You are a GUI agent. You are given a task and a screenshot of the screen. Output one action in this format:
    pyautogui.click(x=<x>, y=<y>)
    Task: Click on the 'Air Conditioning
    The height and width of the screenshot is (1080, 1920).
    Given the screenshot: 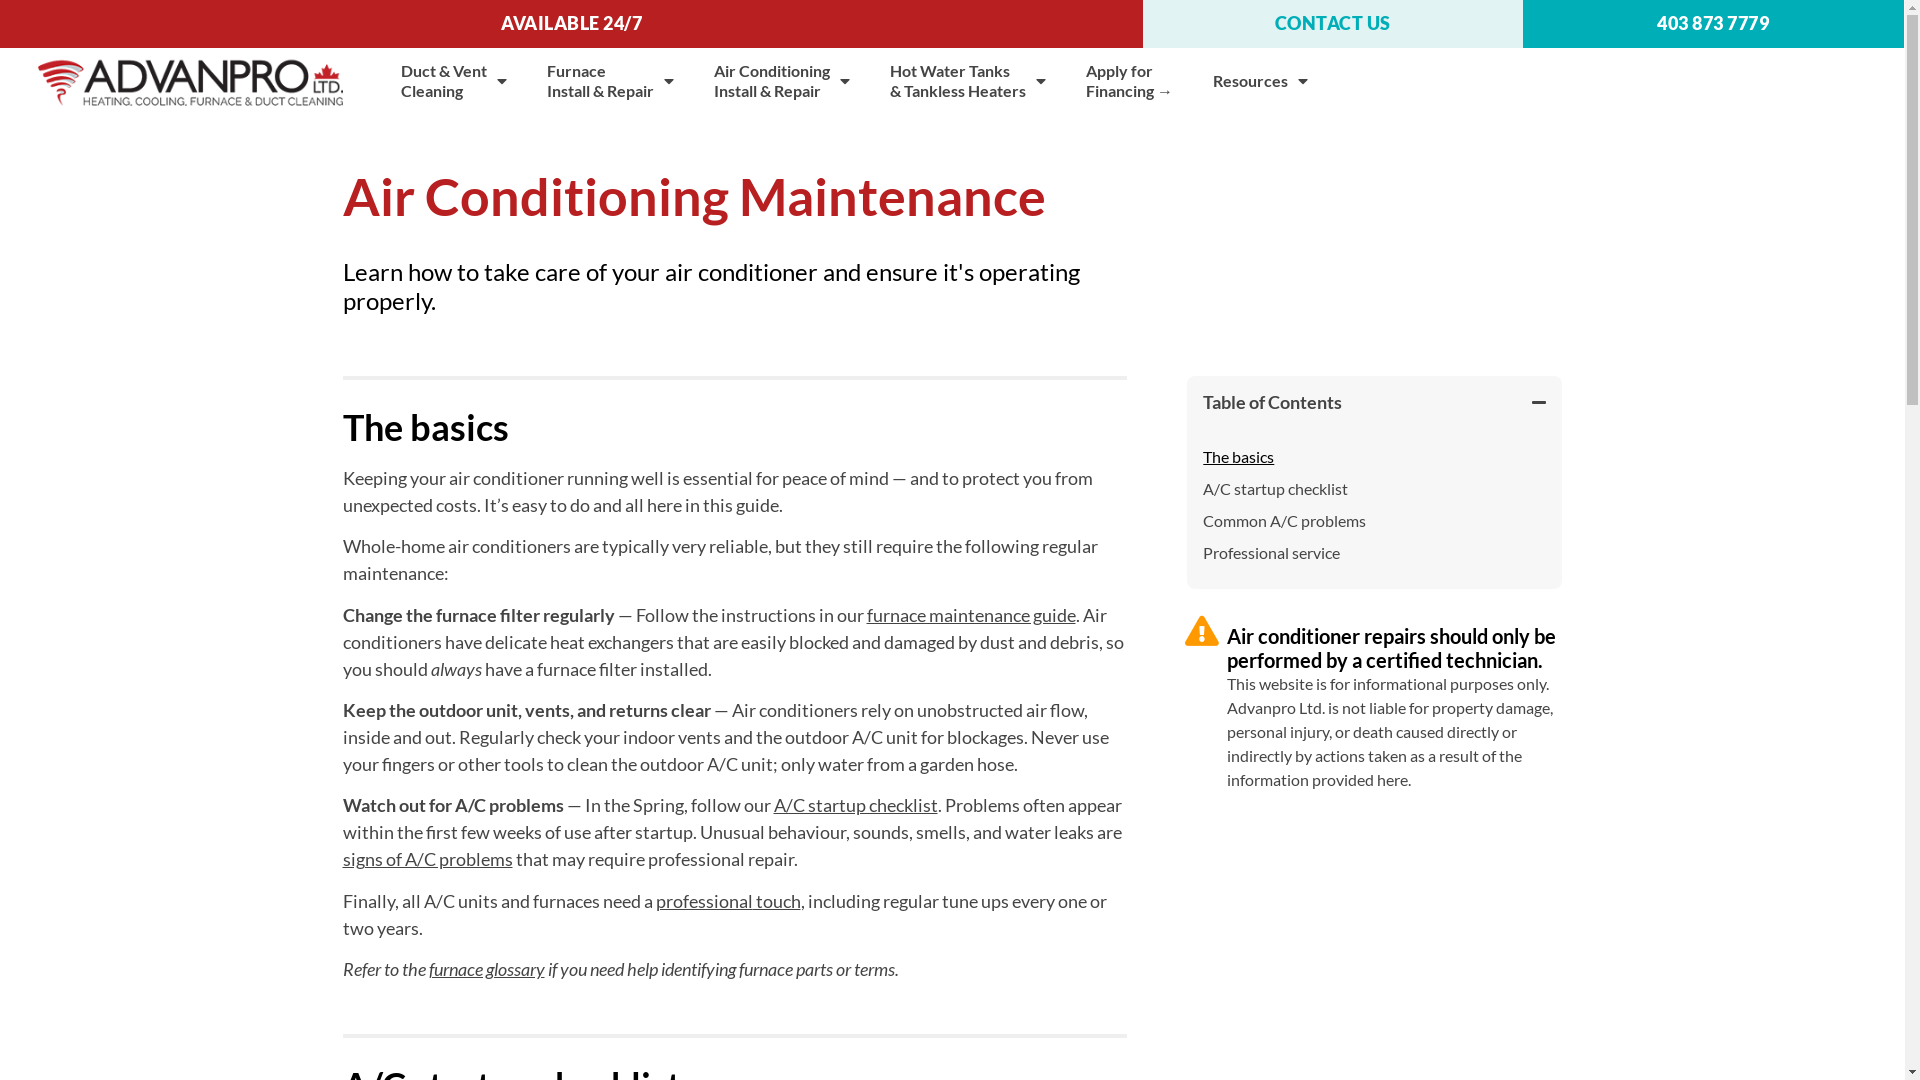 What is the action you would take?
    pyautogui.click(x=781, y=80)
    